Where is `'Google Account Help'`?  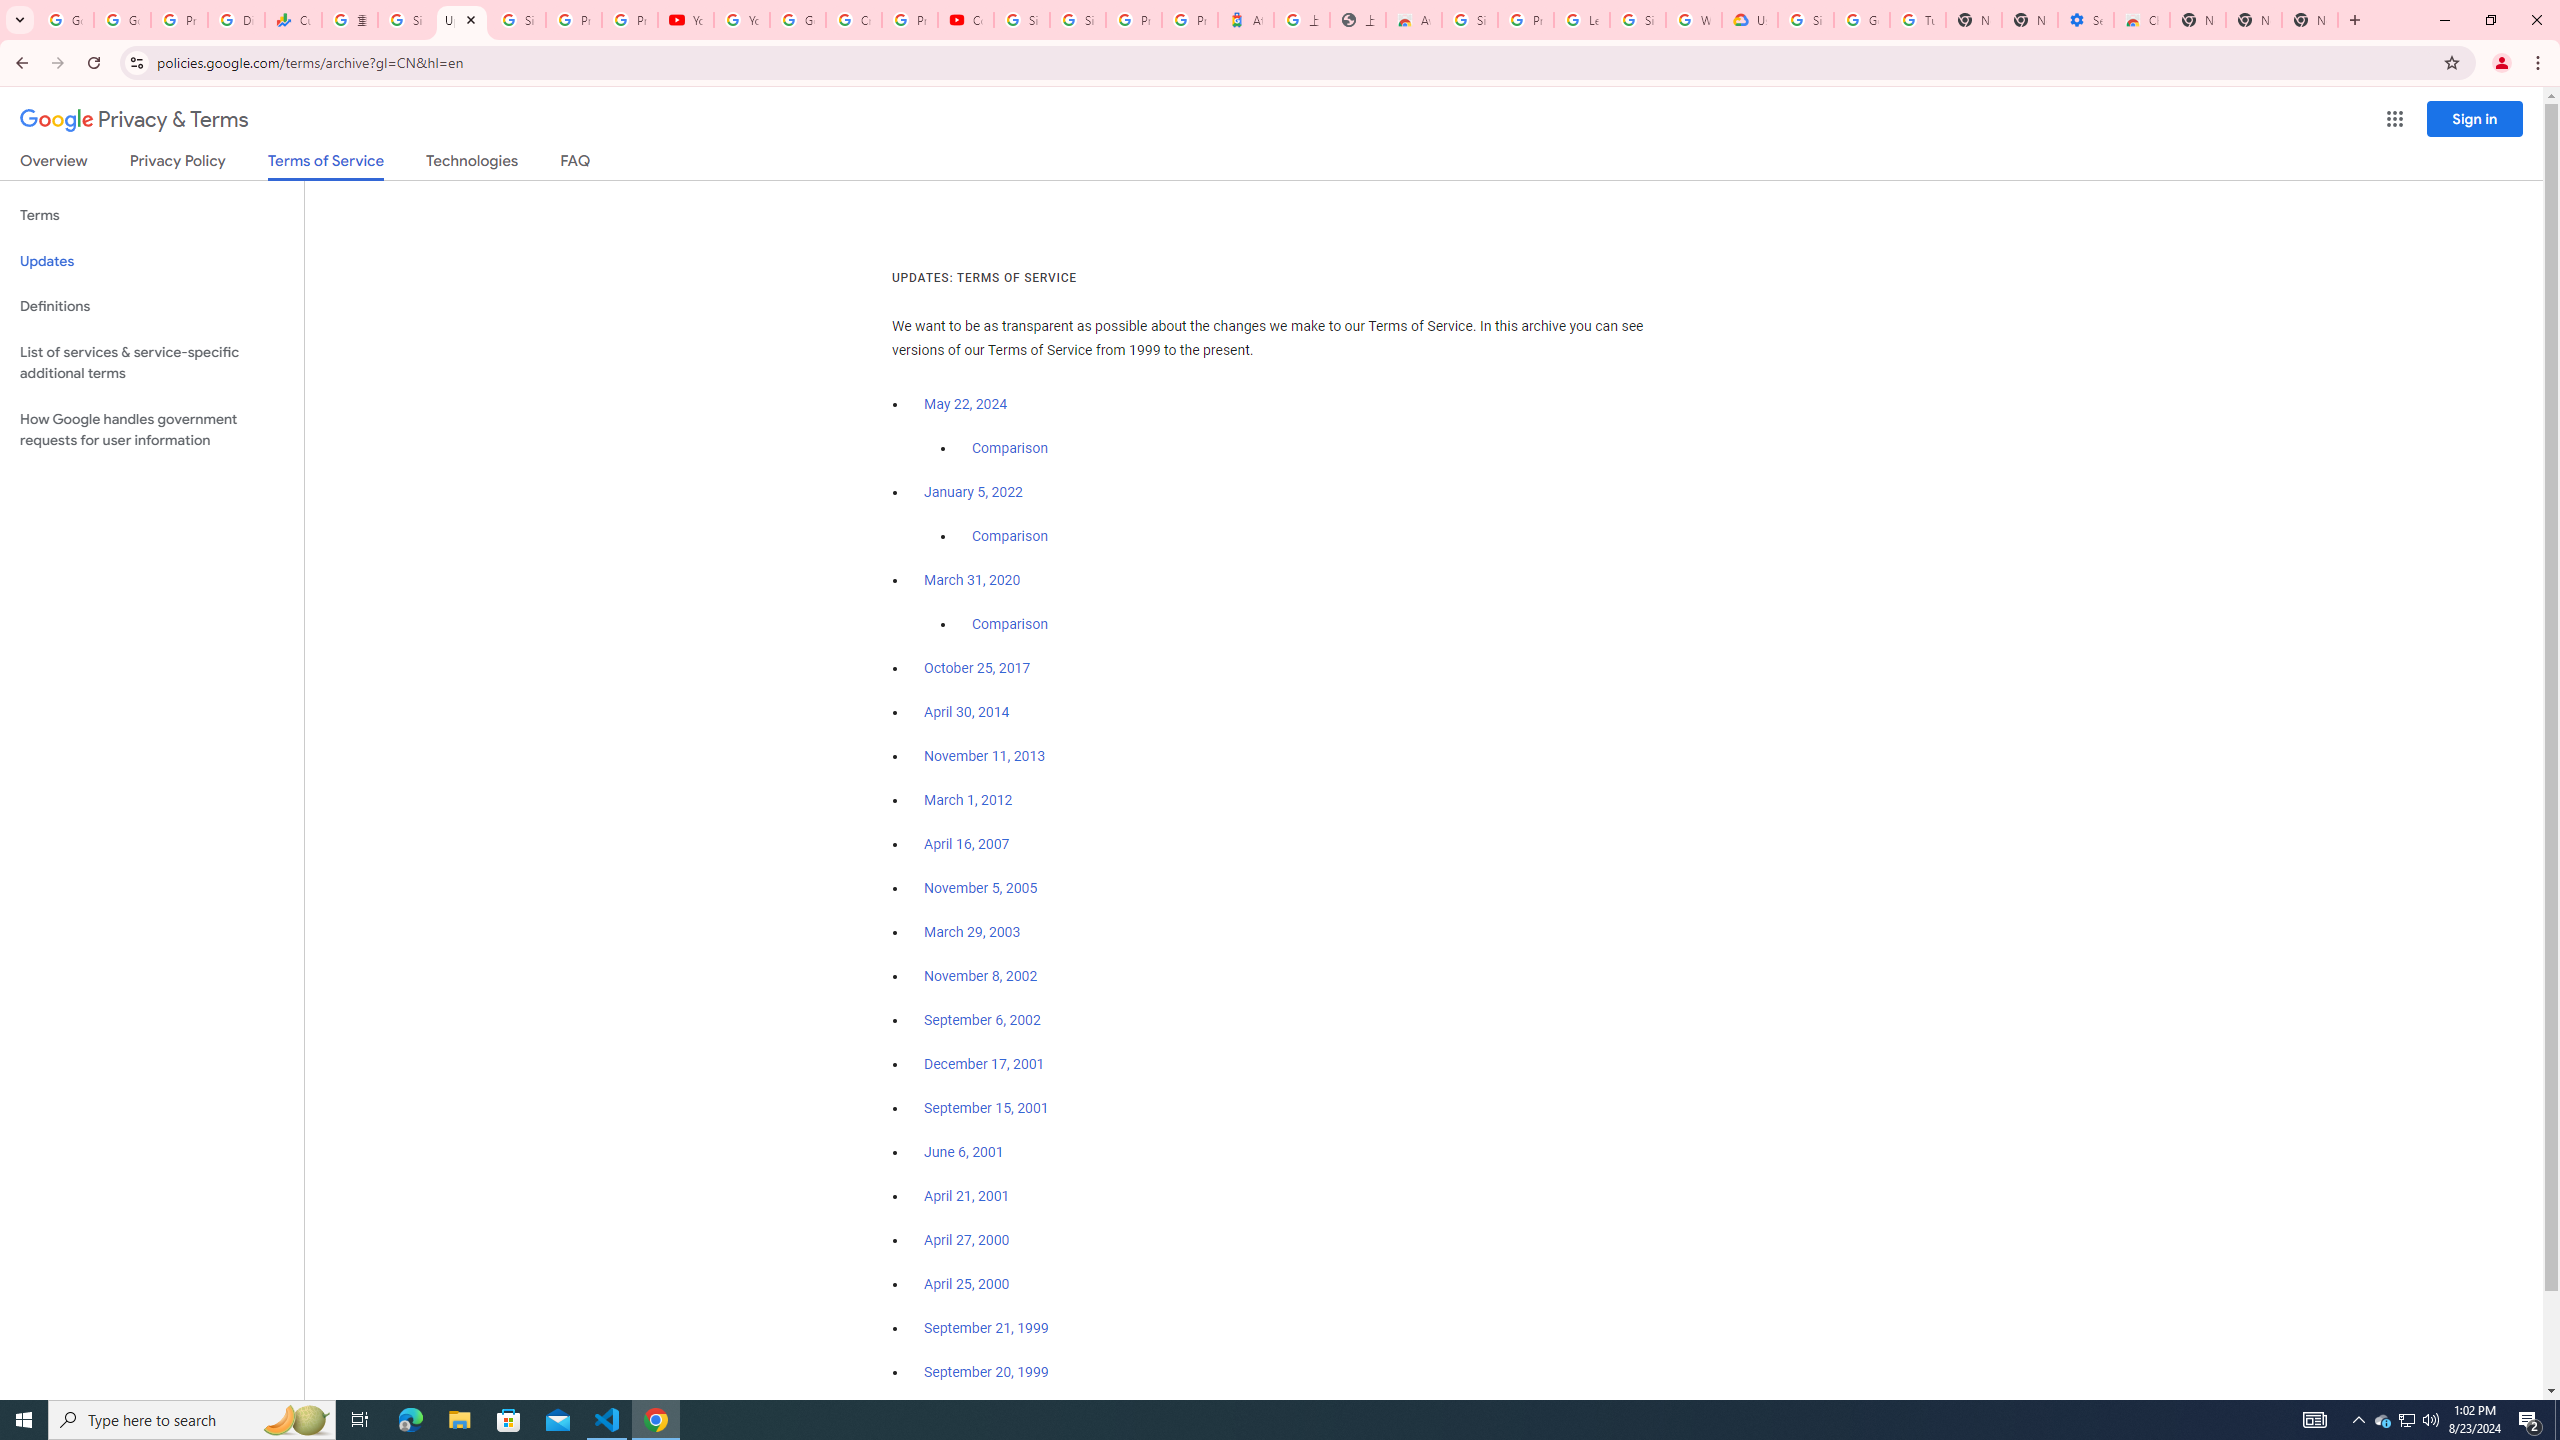
'Google Account Help' is located at coordinates (796, 19).